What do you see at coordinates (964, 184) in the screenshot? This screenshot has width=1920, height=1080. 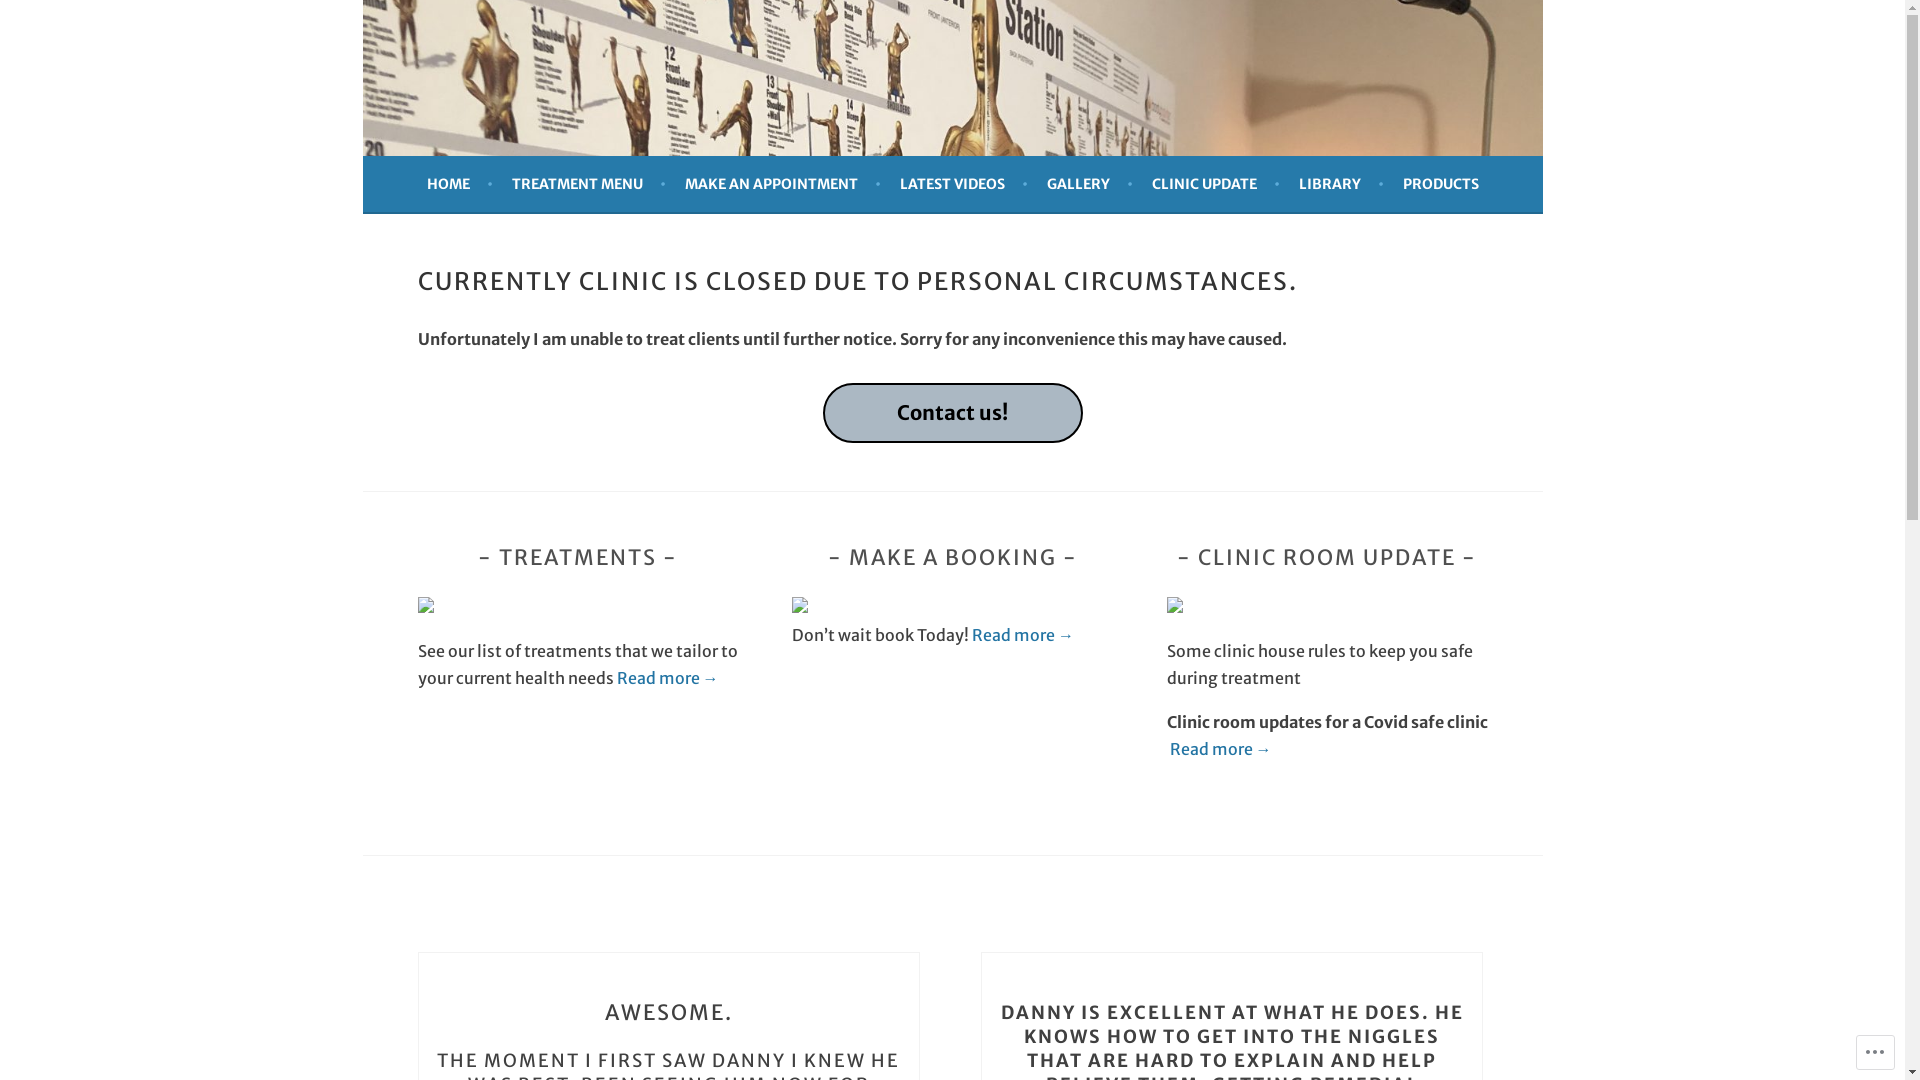 I see `'LATEST VIDEOS'` at bounding box center [964, 184].